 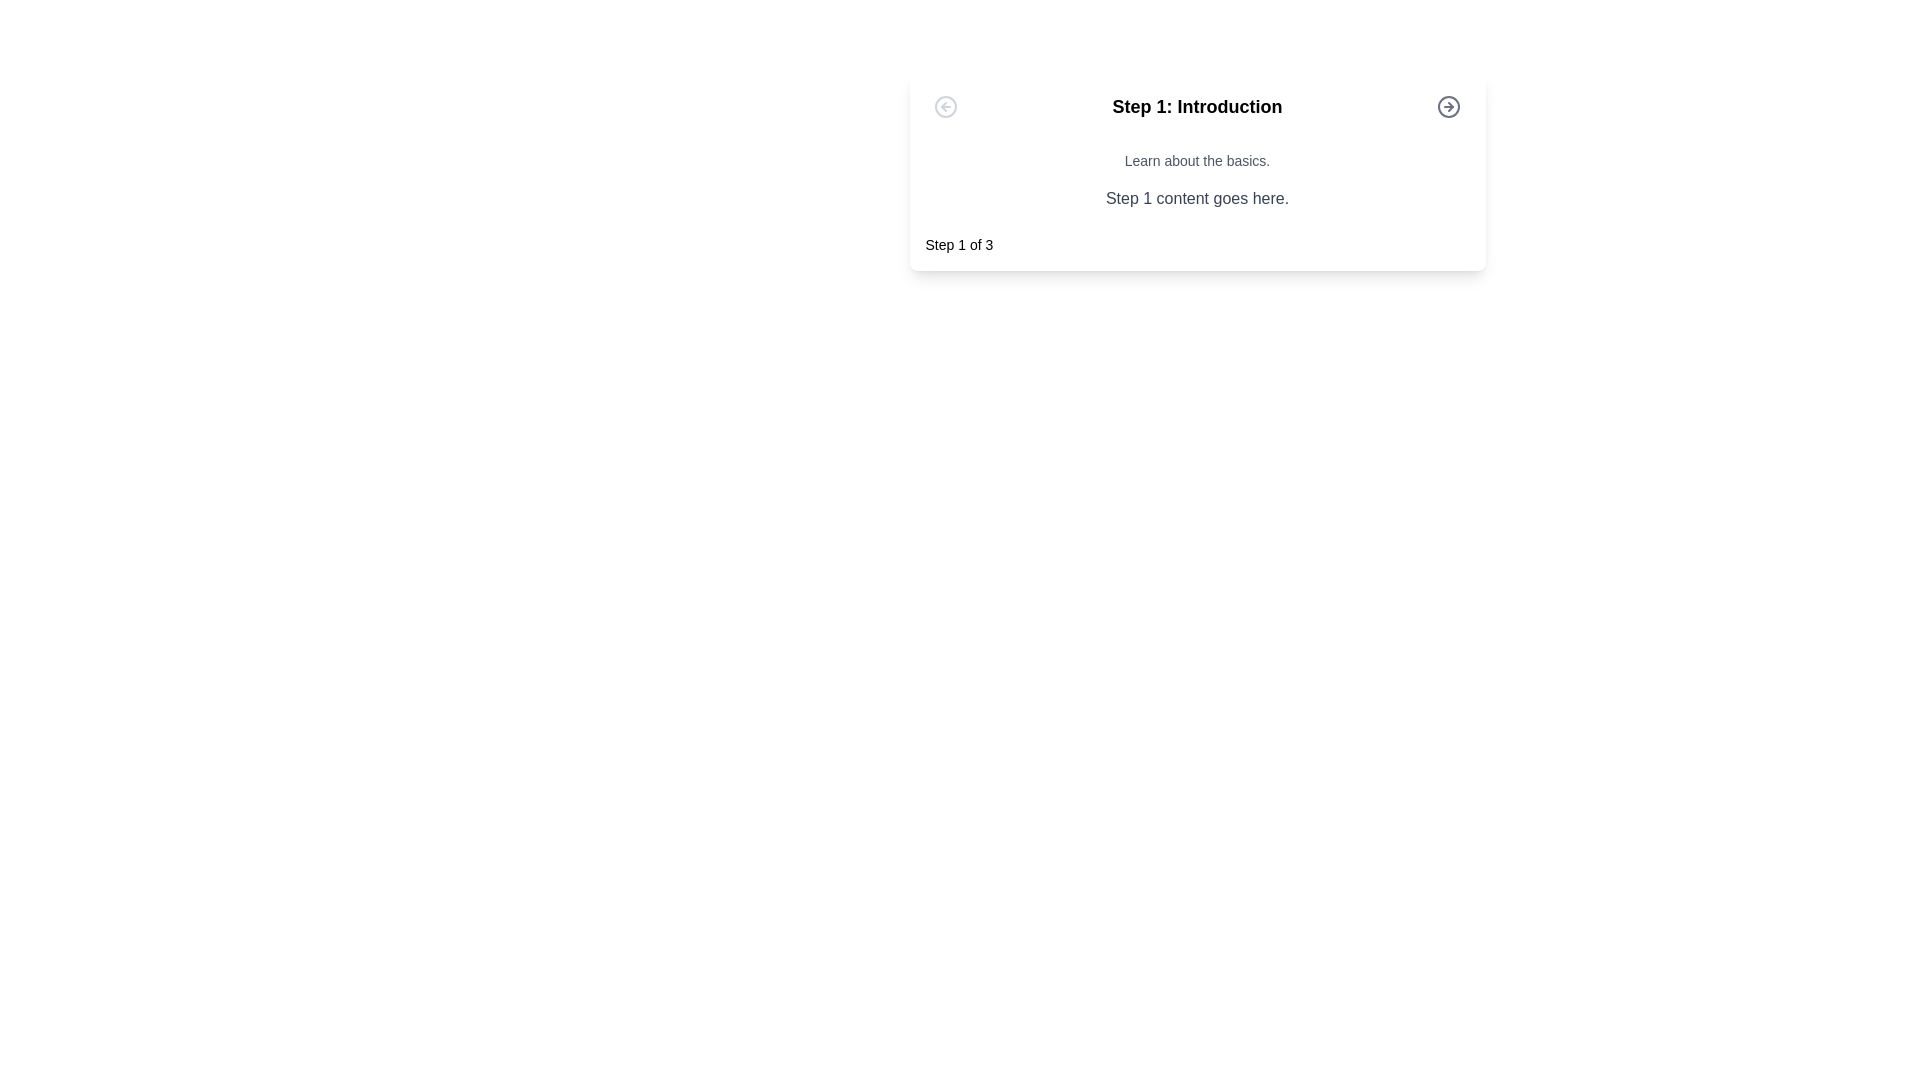 What do you see at coordinates (1449, 107) in the screenshot?
I see `the circular part of the arrow icon located at the top-right corner of the card interface` at bounding box center [1449, 107].